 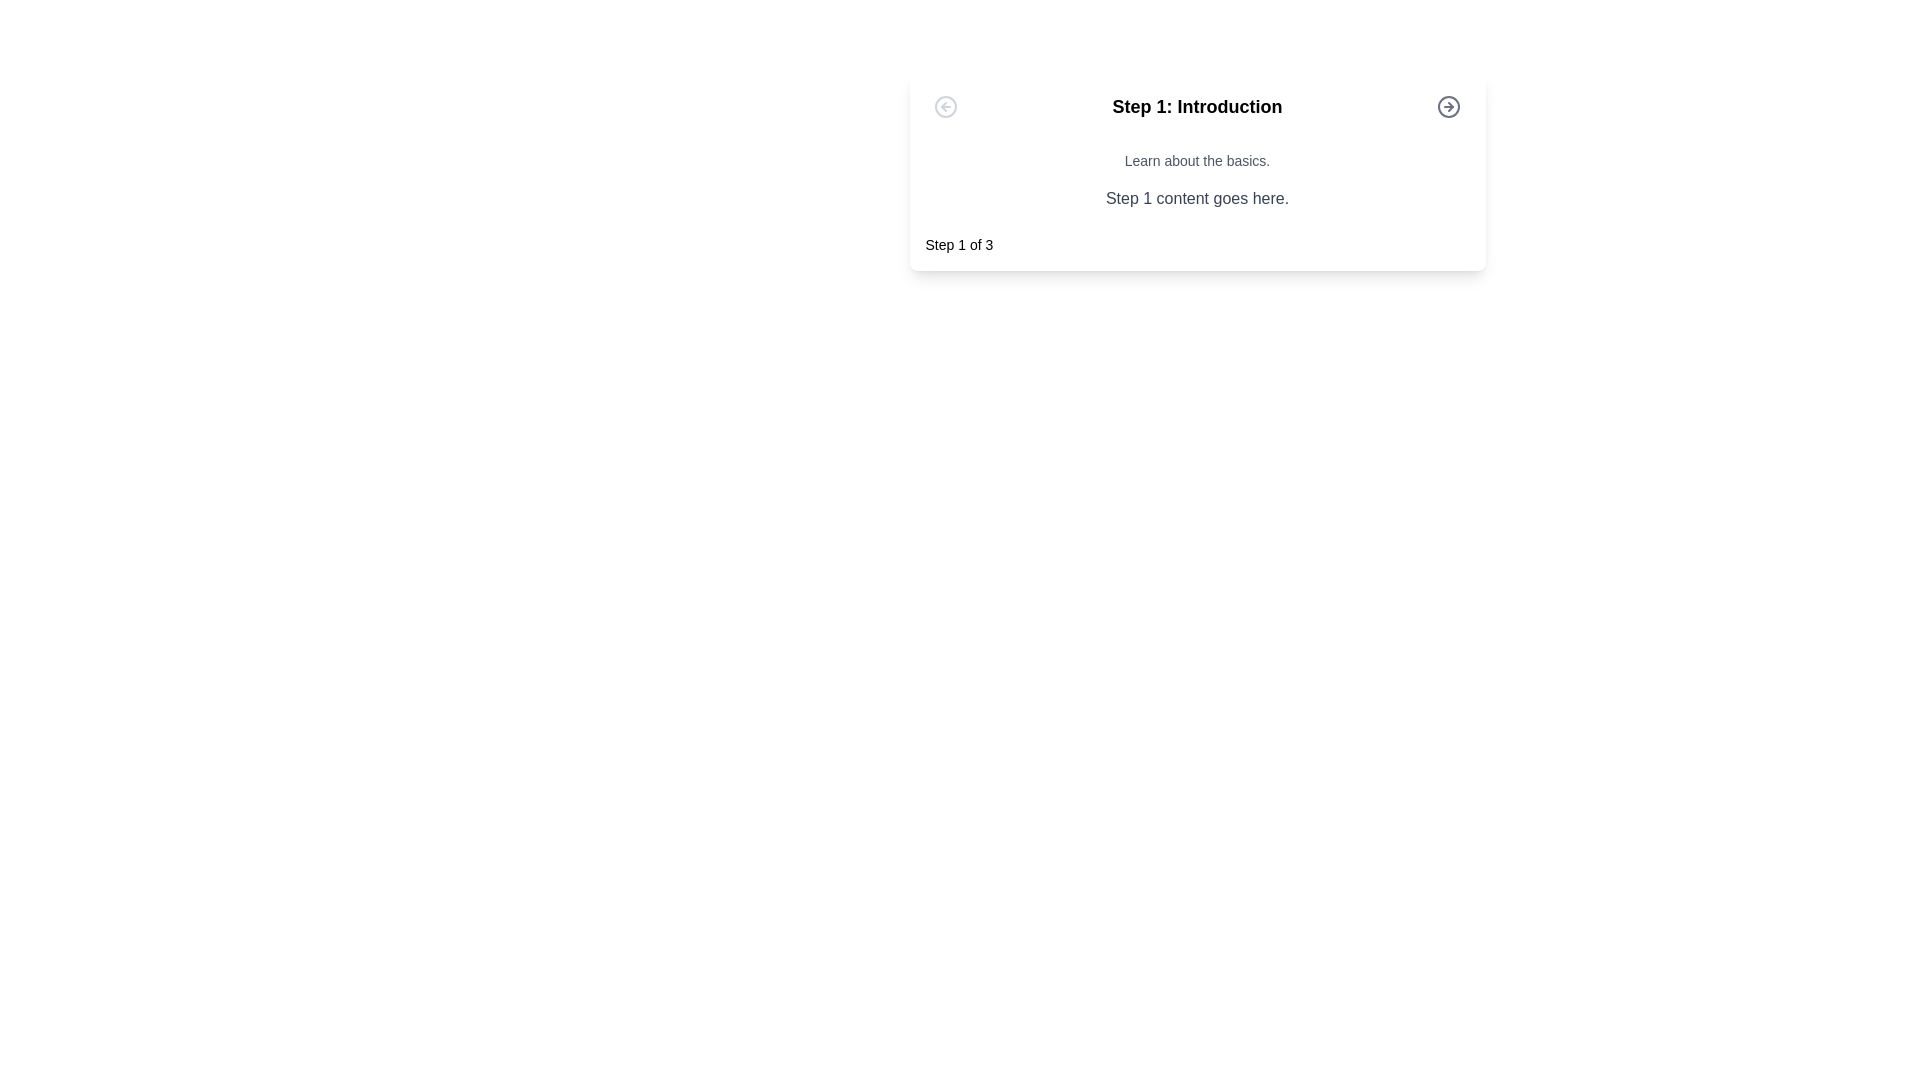 What do you see at coordinates (1449, 107) in the screenshot?
I see `the circular part of the arrow icon located at the top-right corner of the card interface` at bounding box center [1449, 107].